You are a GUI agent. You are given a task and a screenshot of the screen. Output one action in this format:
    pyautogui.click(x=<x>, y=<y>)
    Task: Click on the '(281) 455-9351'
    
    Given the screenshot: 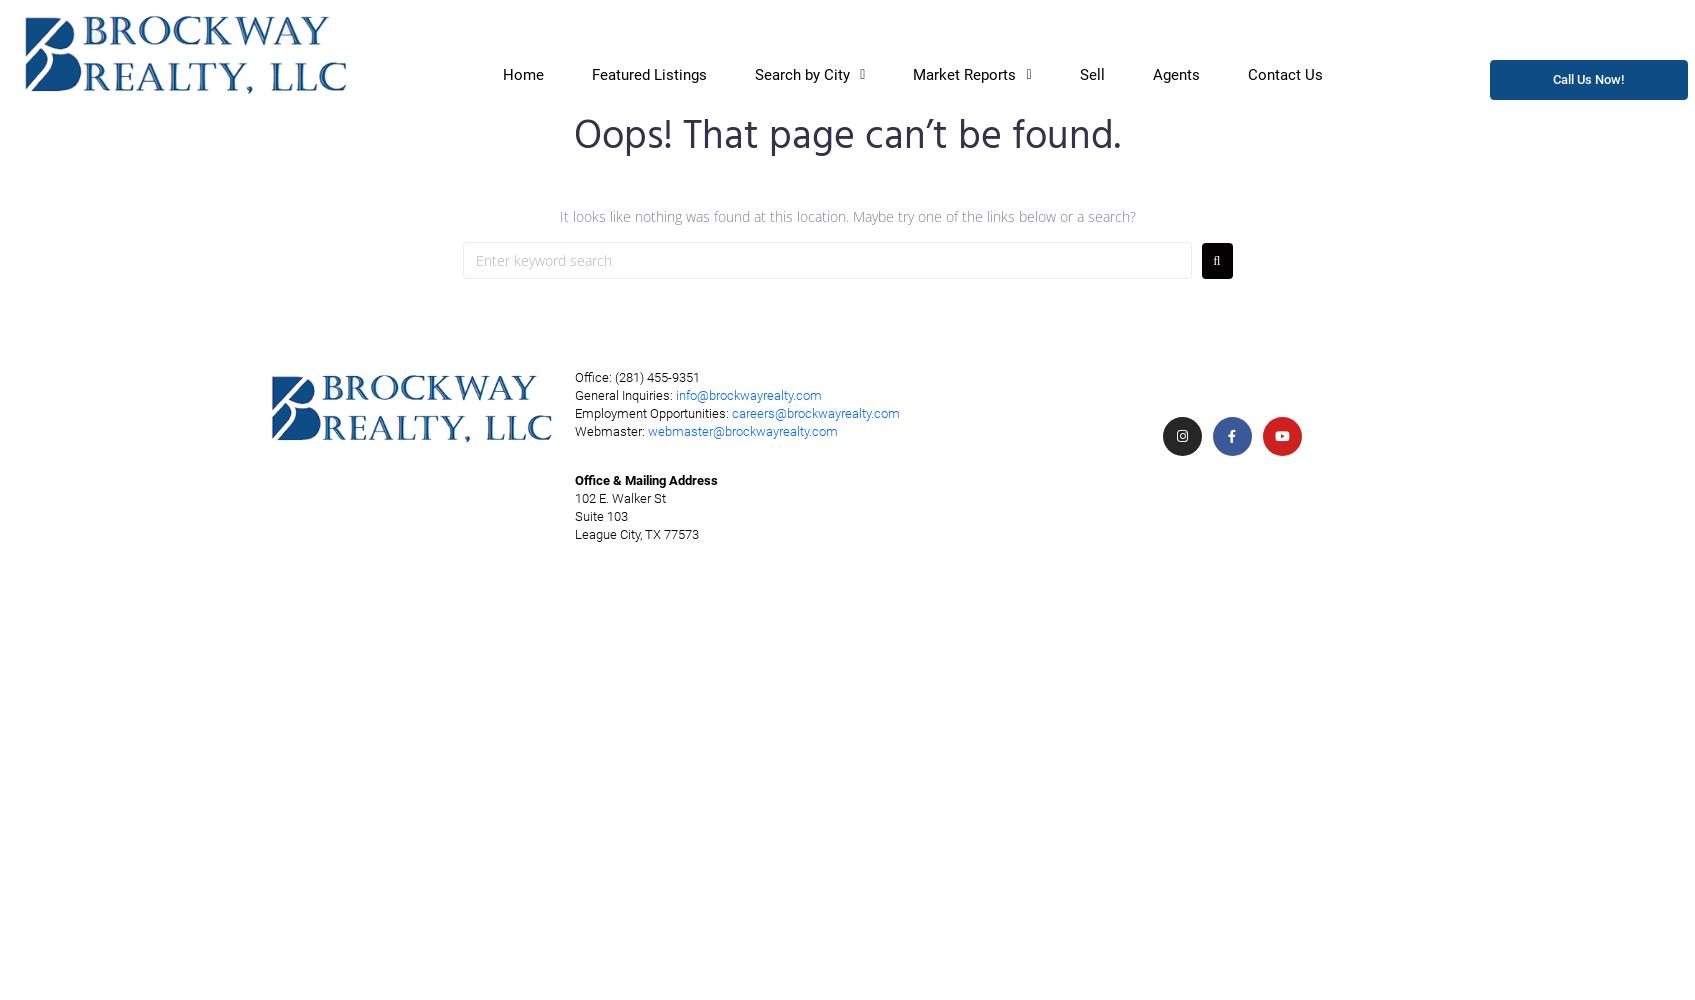 What is the action you would take?
    pyautogui.click(x=1588, y=77)
    